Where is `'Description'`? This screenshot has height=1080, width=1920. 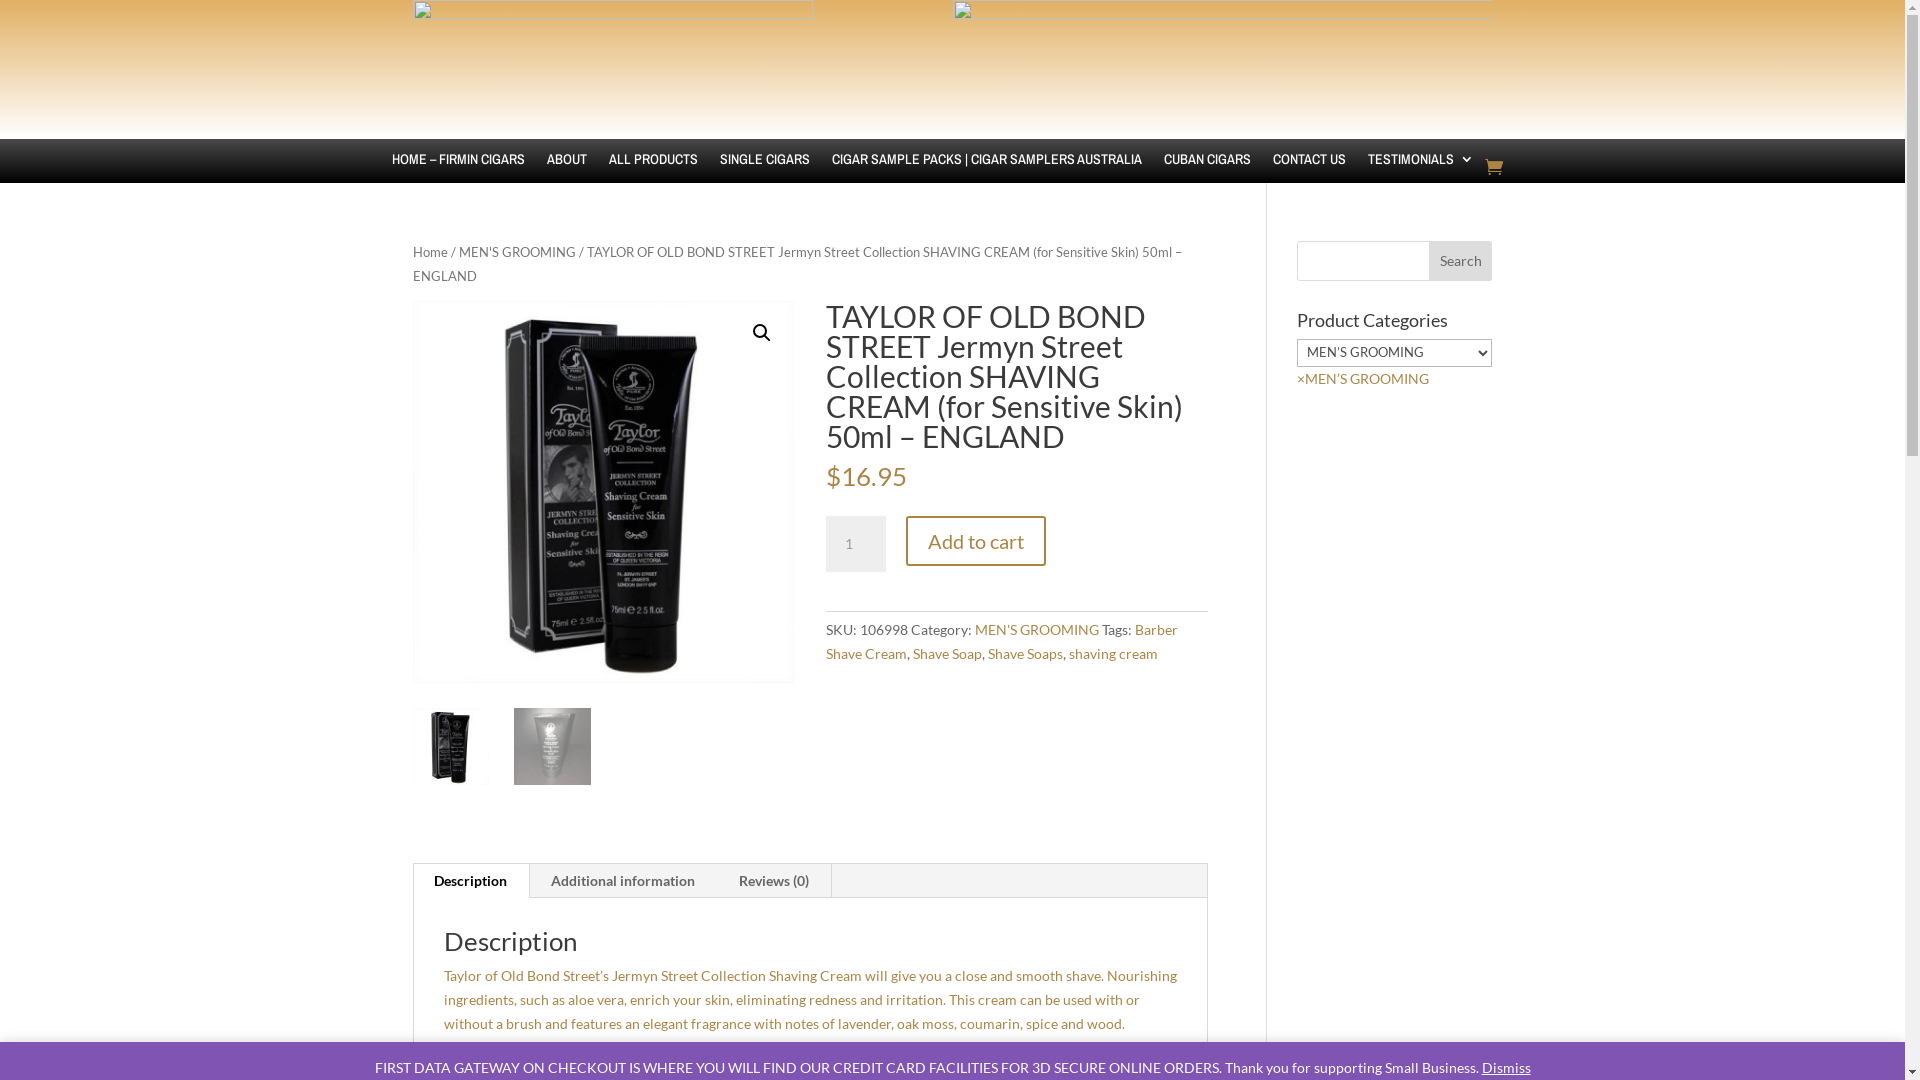 'Description' is located at coordinates (469, 879).